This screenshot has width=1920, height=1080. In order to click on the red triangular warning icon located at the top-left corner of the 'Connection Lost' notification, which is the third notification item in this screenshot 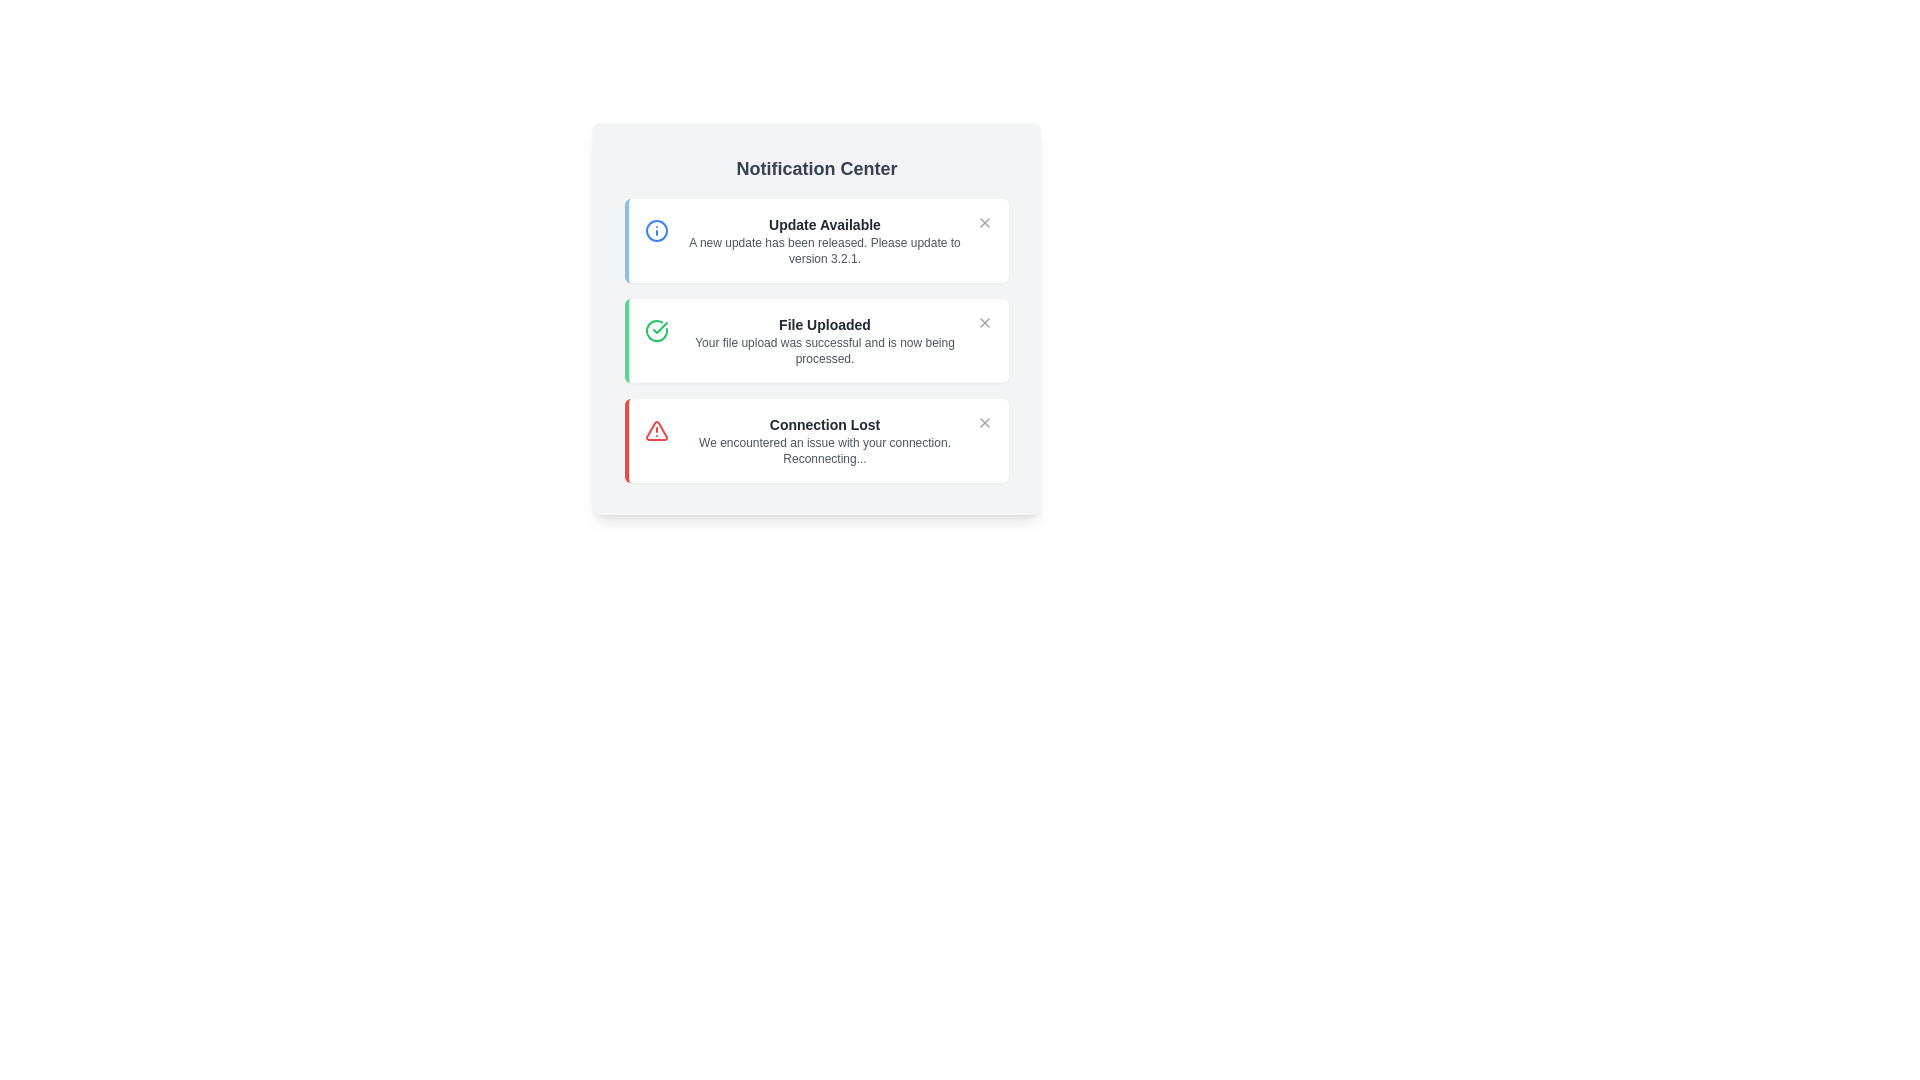, I will do `click(657, 430)`.